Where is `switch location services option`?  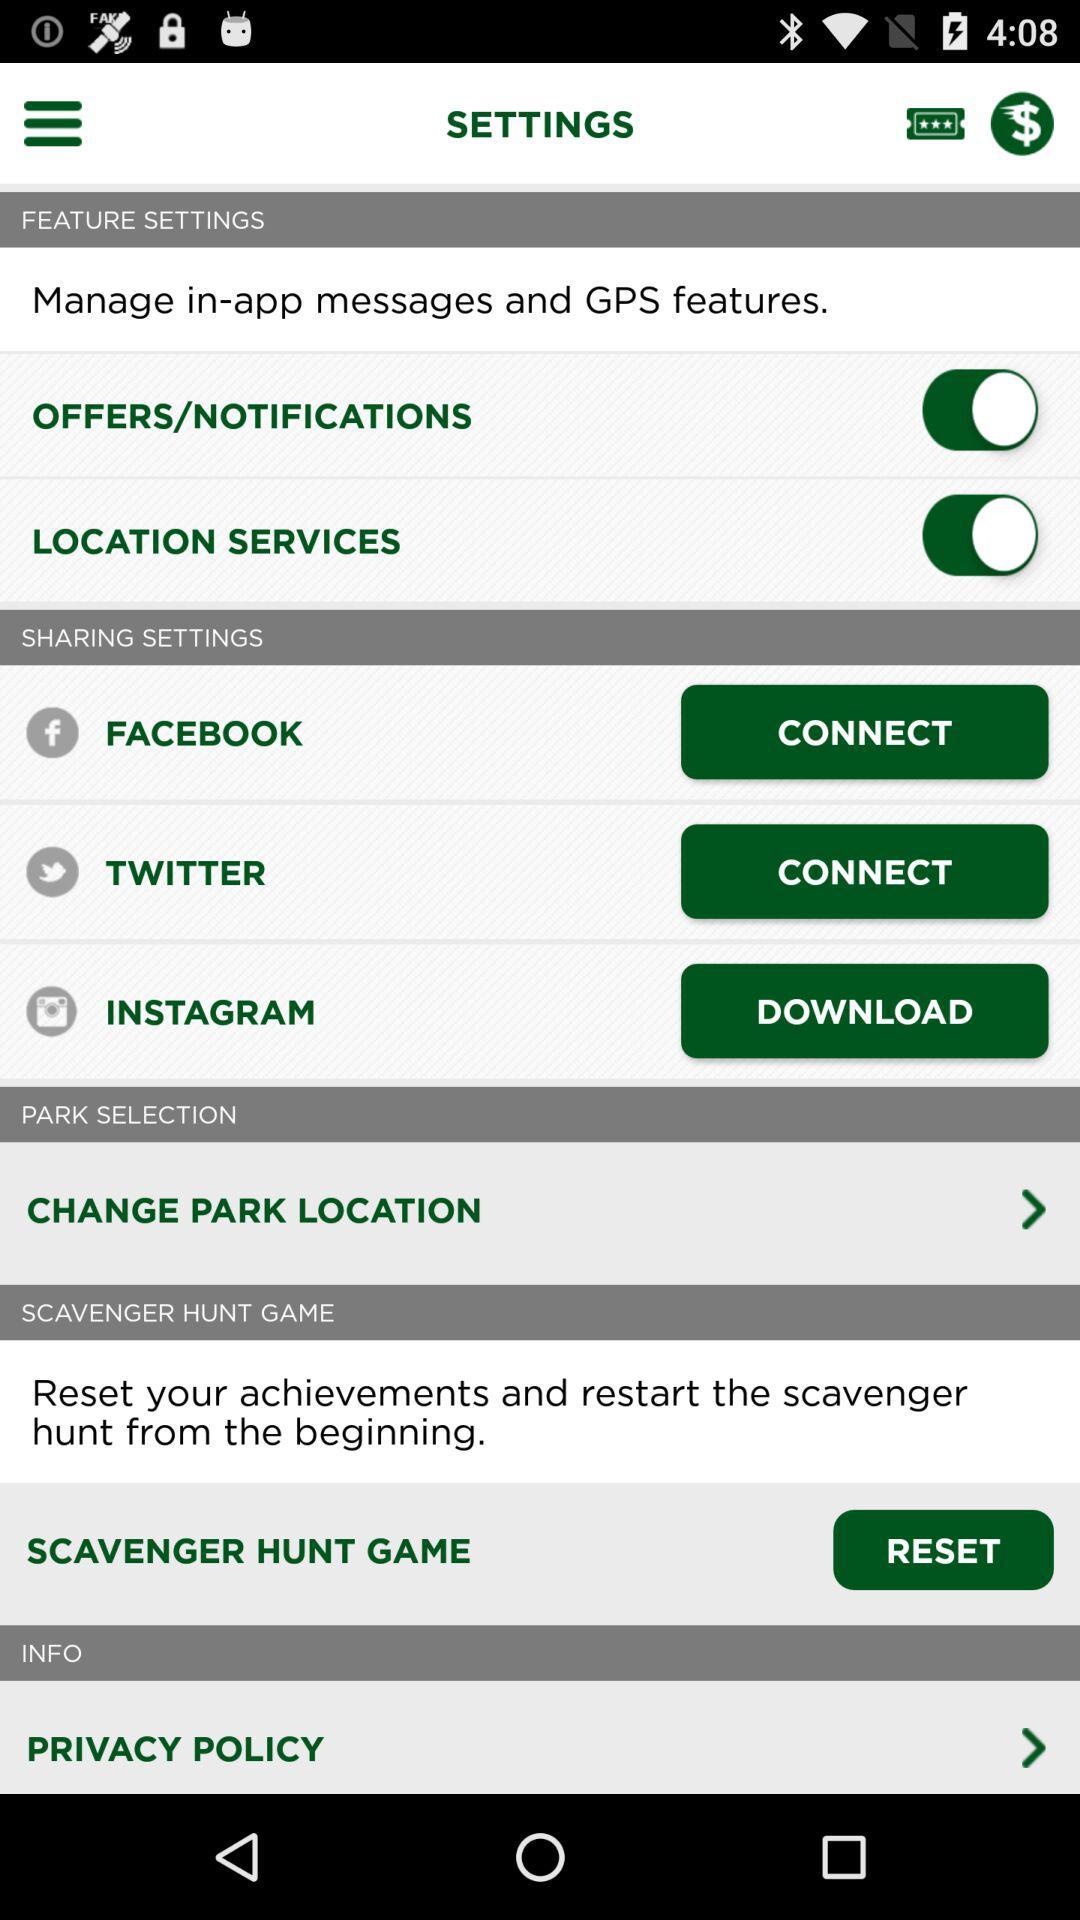
switch location services option is located at coordinates (987, 540).